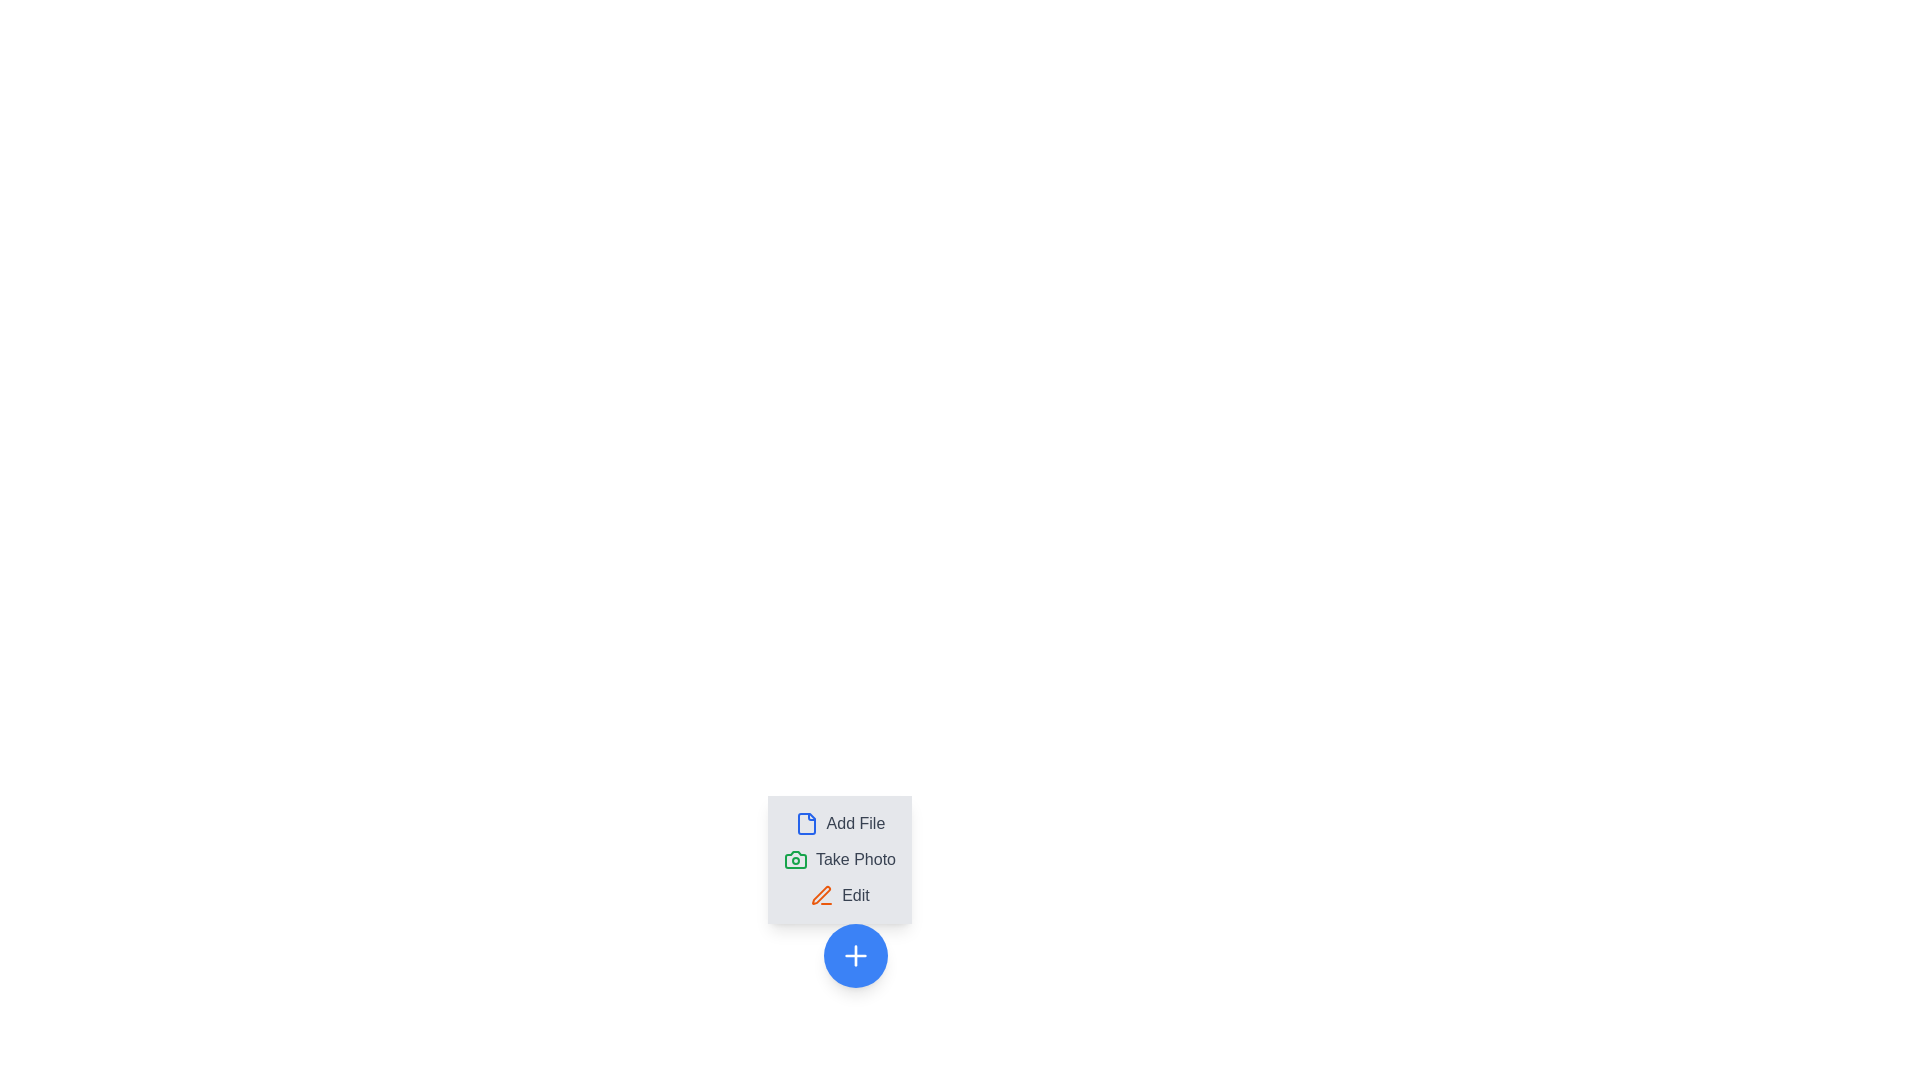  I want to click on the file upload icon located at the start of the horizontal layout next to the 'Add File' label, so click(806, 824).